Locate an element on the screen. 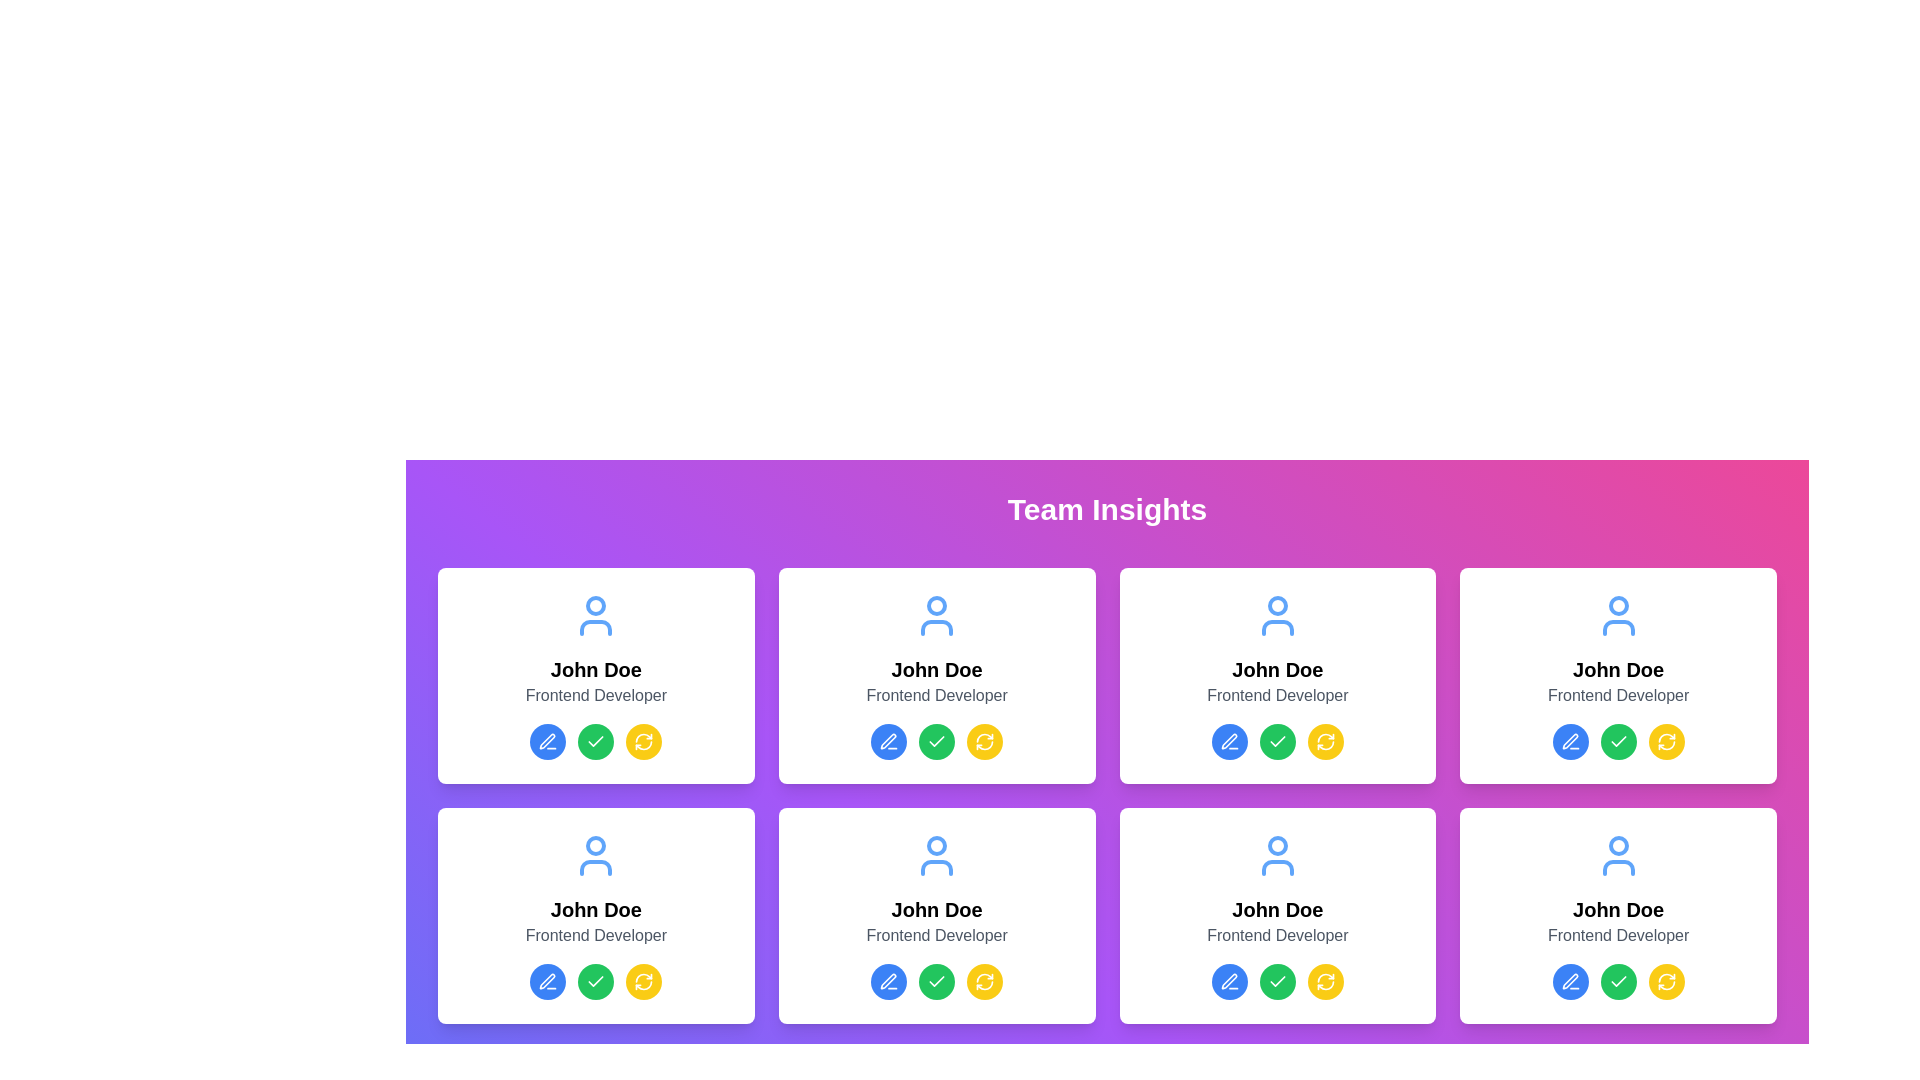 Image resolution: width=1920 pixels, height=1080 pixels. the information card in the top row, third column of the grid layout in the 'Team Insights' section is located at coordinates (1276, 675).